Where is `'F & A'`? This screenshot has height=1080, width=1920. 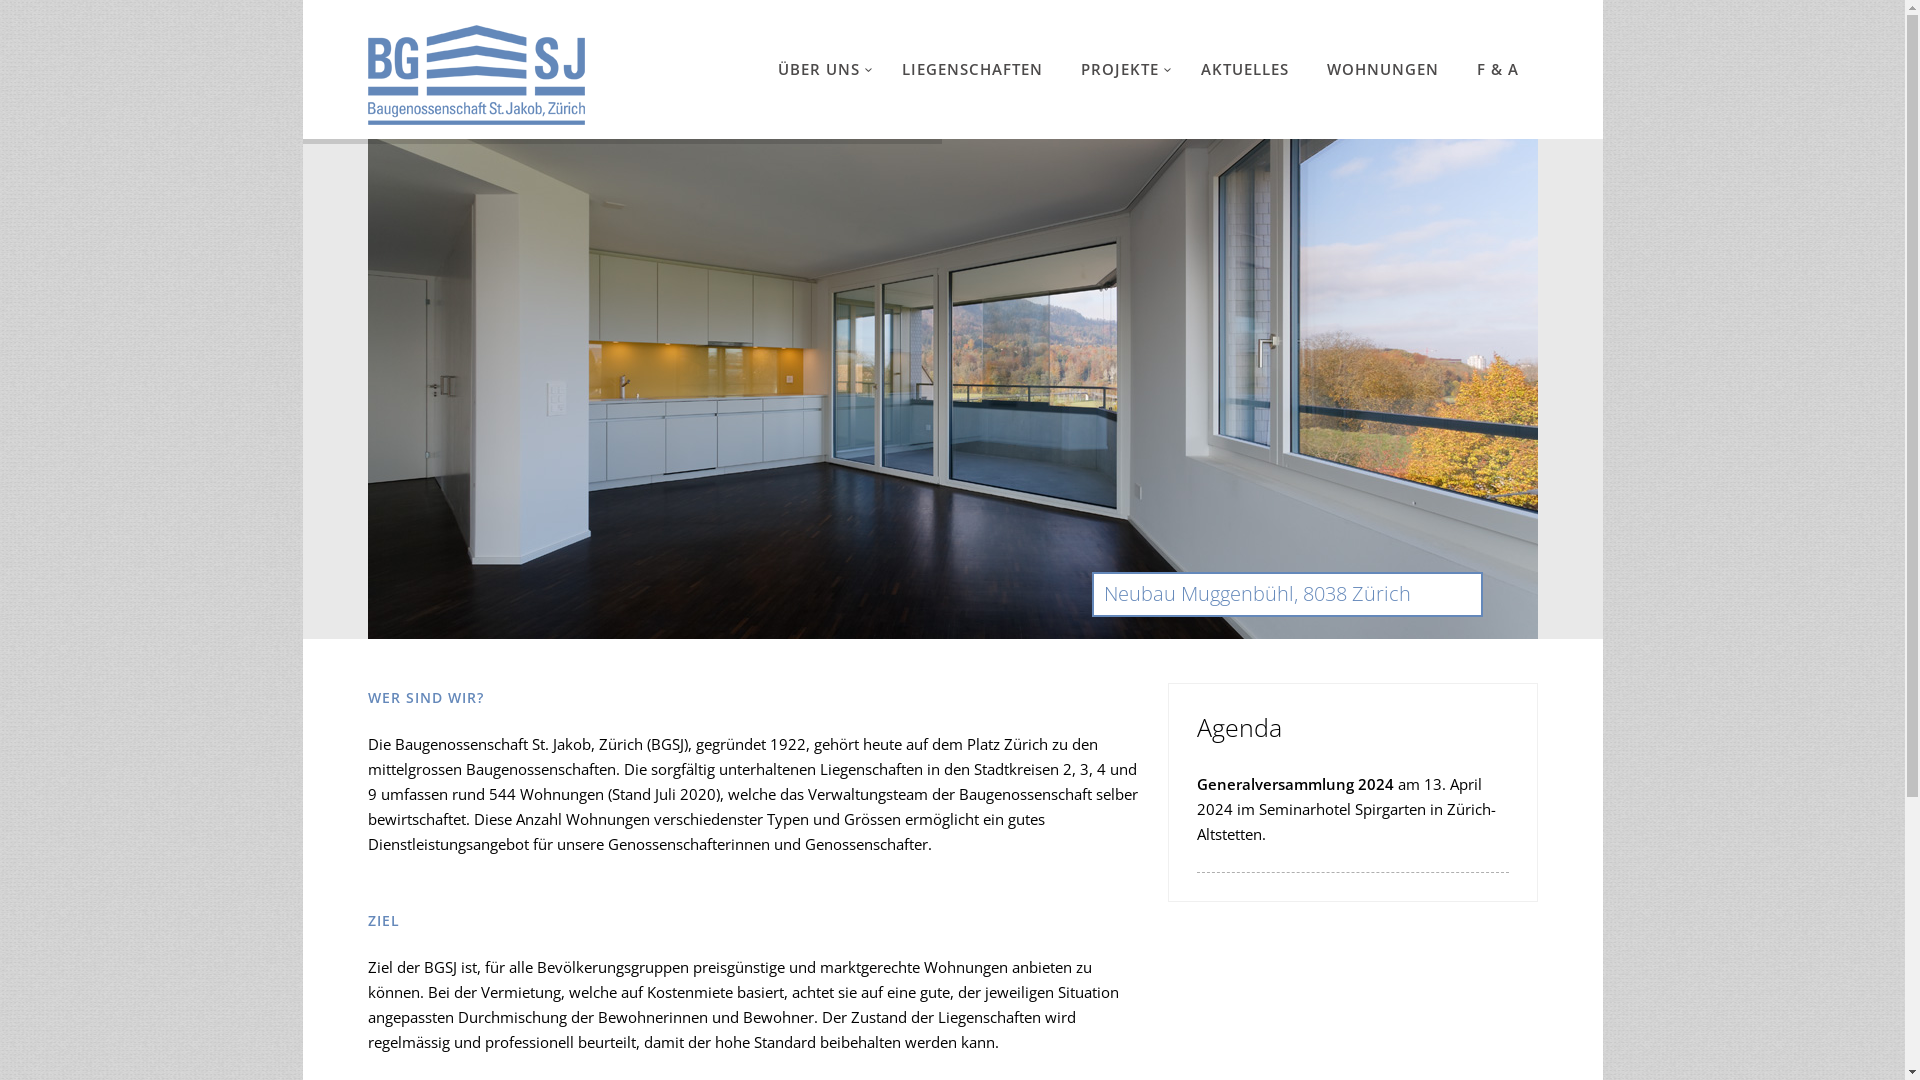
'F & A' is located at coordinates (1497, 68).